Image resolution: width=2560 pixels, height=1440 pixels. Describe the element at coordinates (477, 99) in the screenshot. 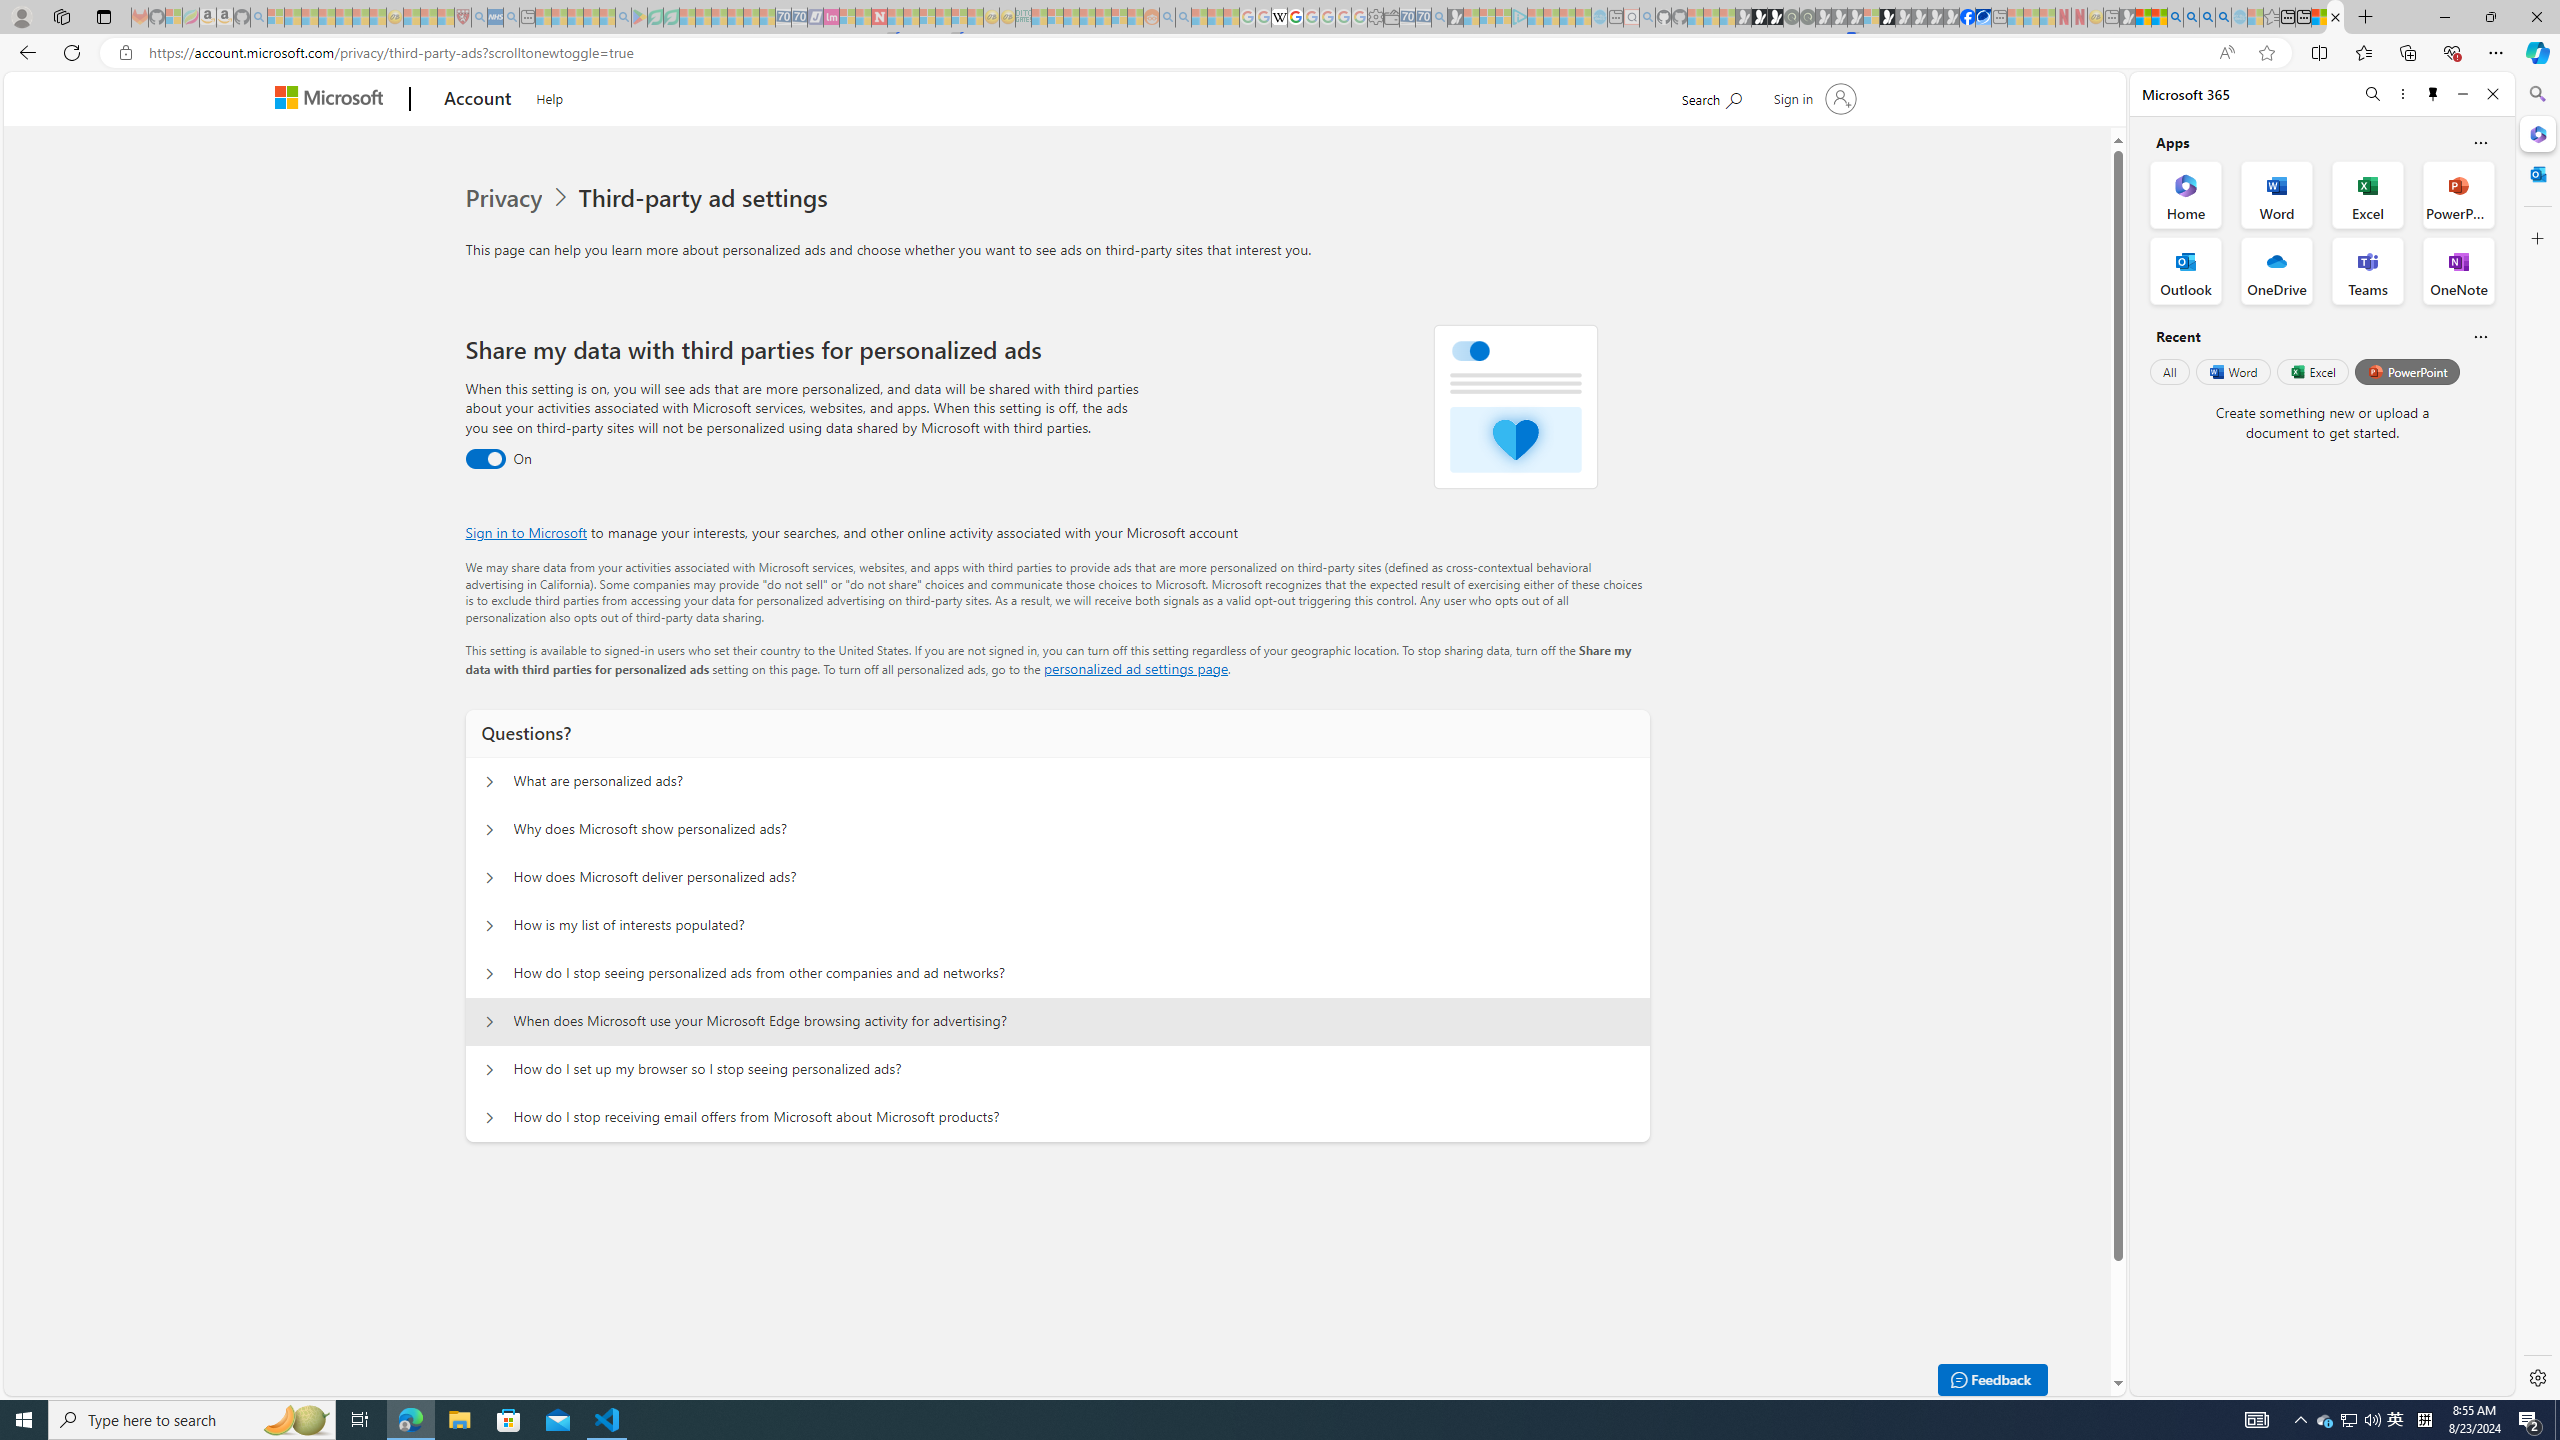

I see `'Account'` at that location.